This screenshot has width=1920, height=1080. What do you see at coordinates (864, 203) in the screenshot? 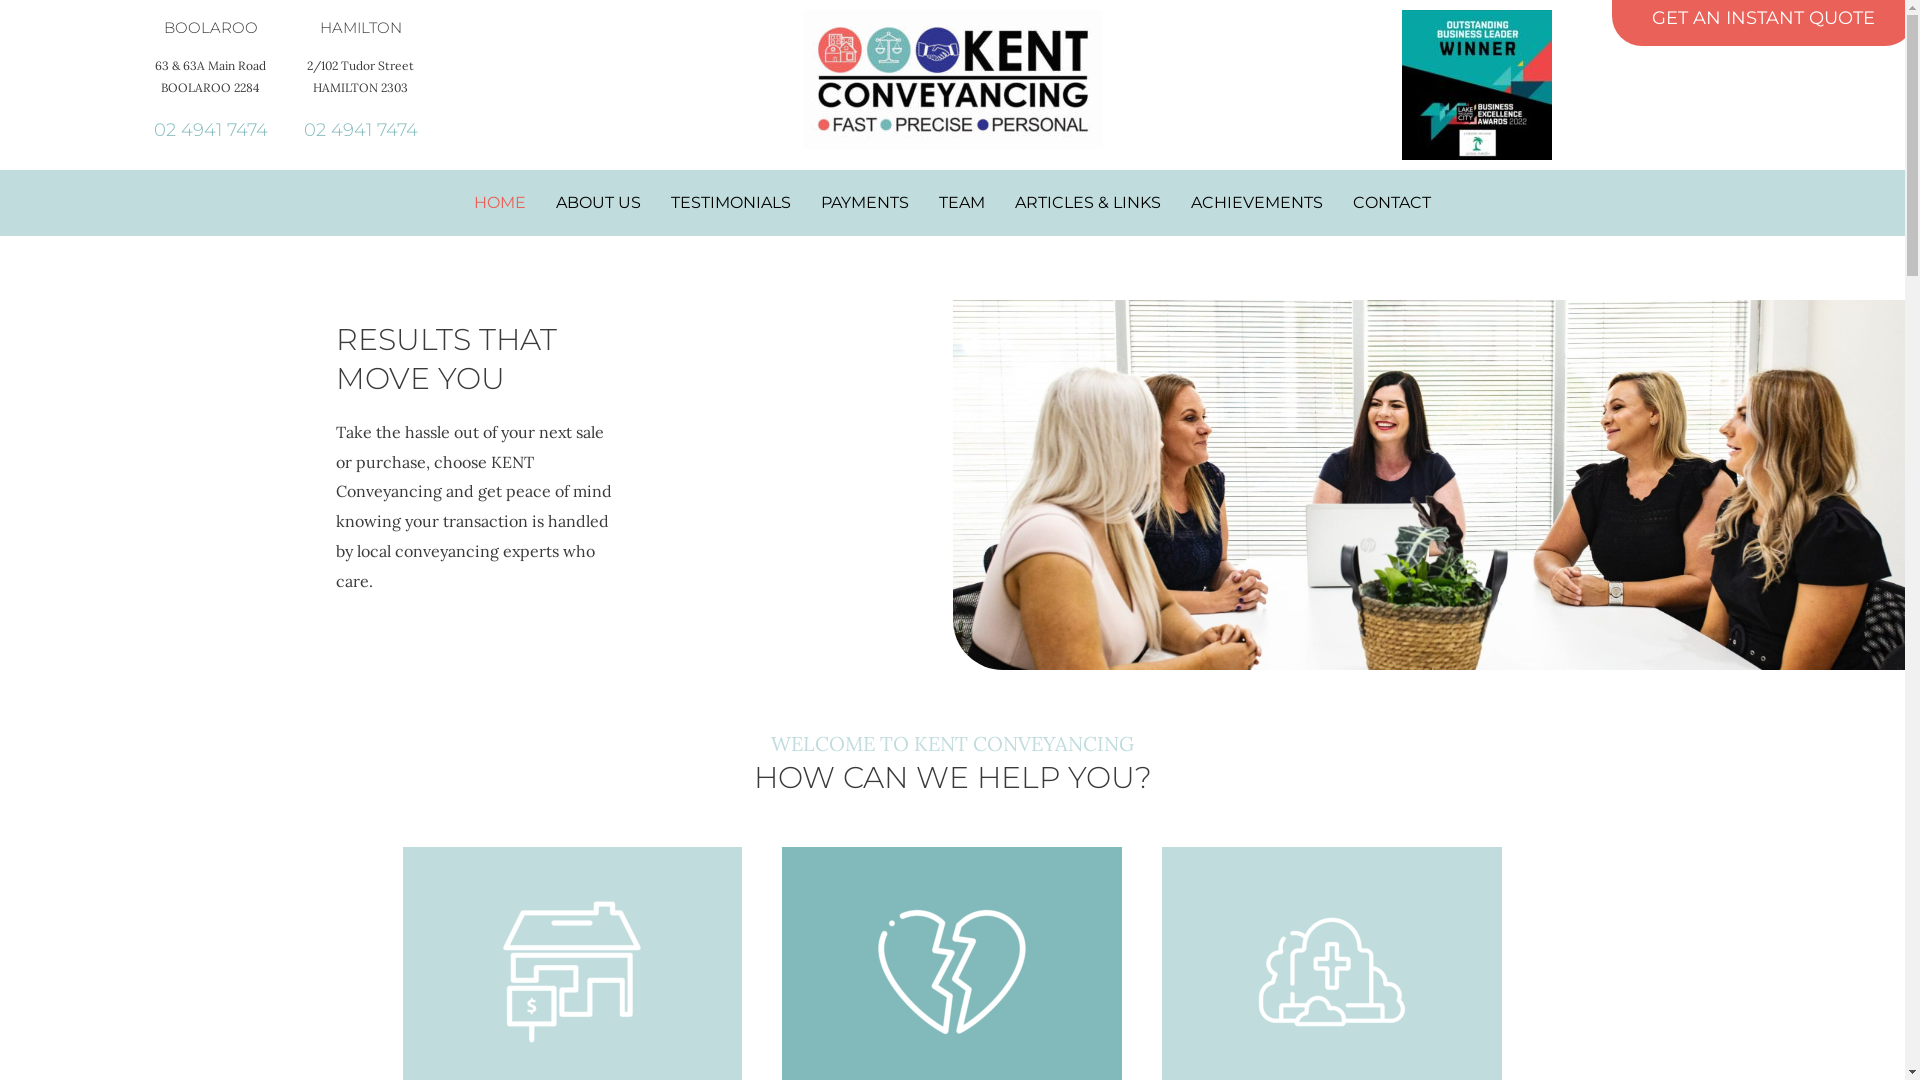
I see `'PAYMENTS'` at bounding box center [864, 203].